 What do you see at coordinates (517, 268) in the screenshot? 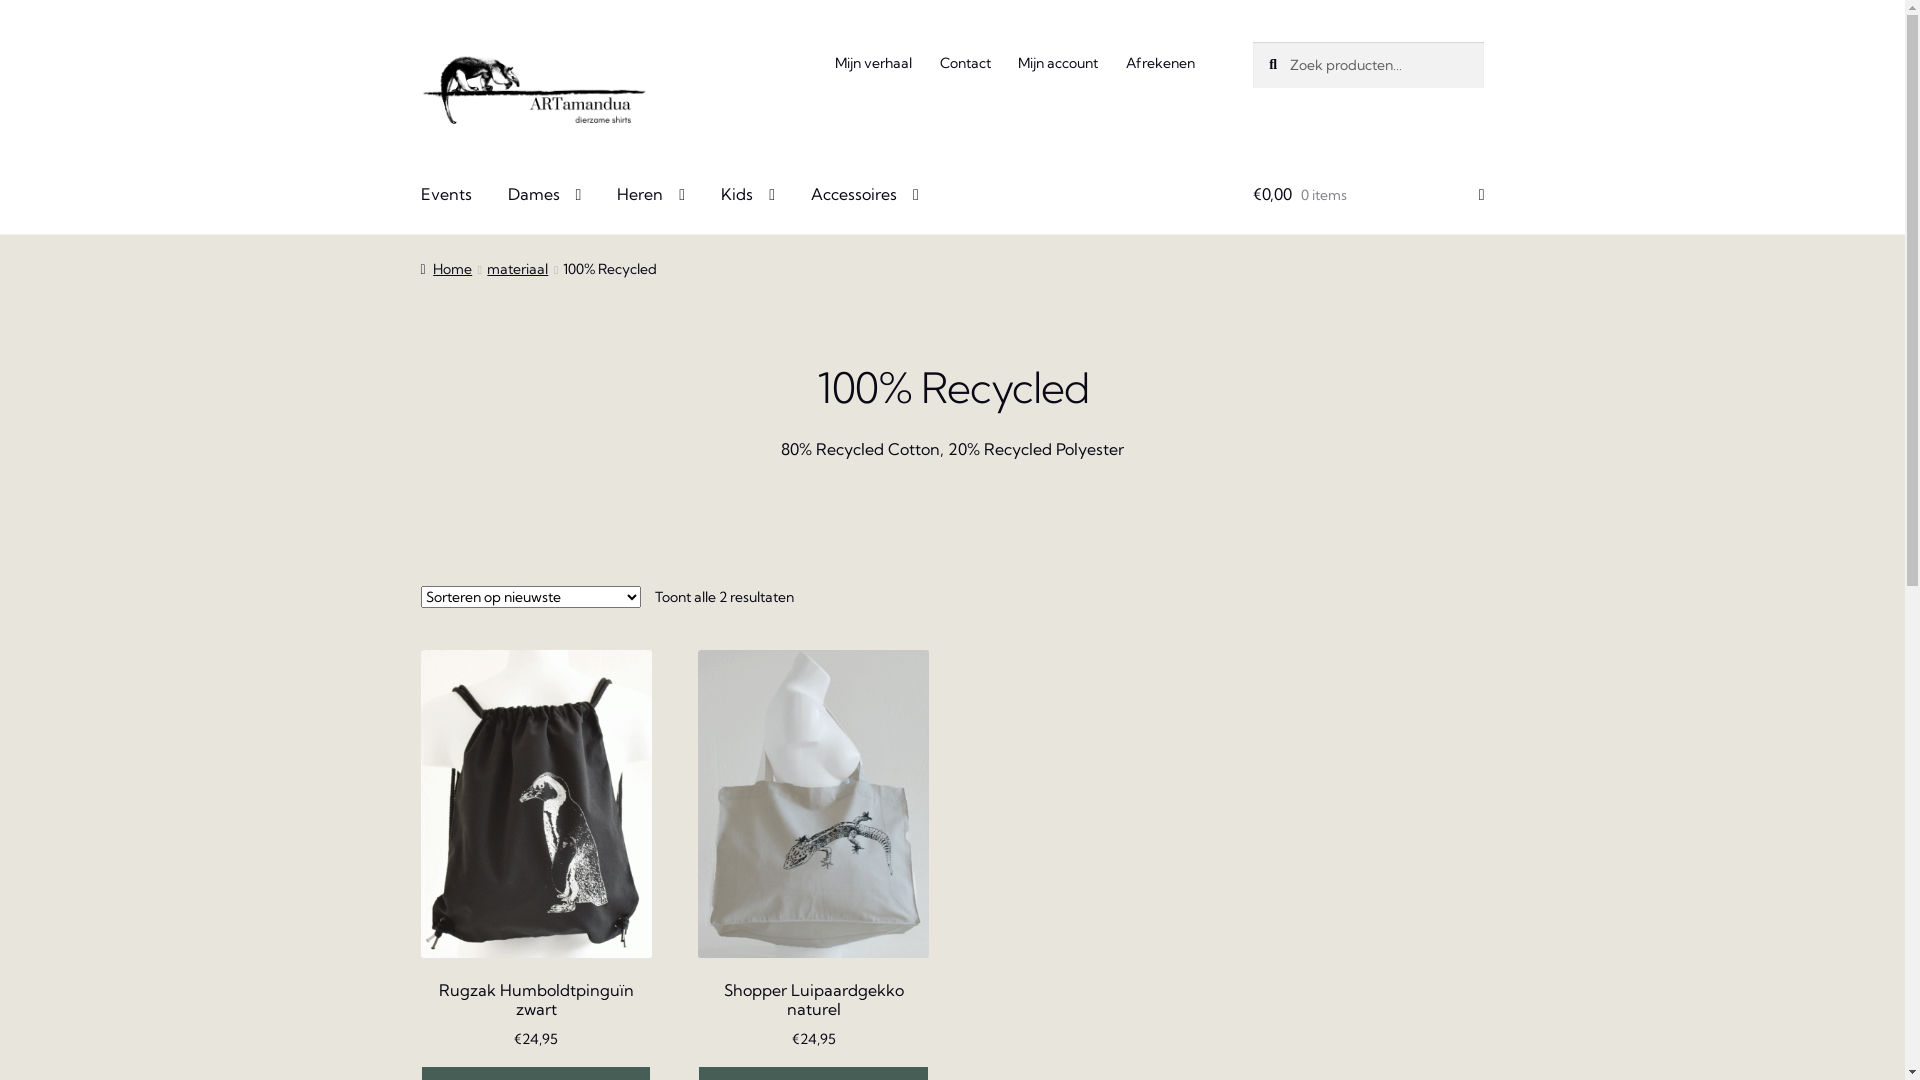
I see `'materiaal'` at bounding box center [517, 268].